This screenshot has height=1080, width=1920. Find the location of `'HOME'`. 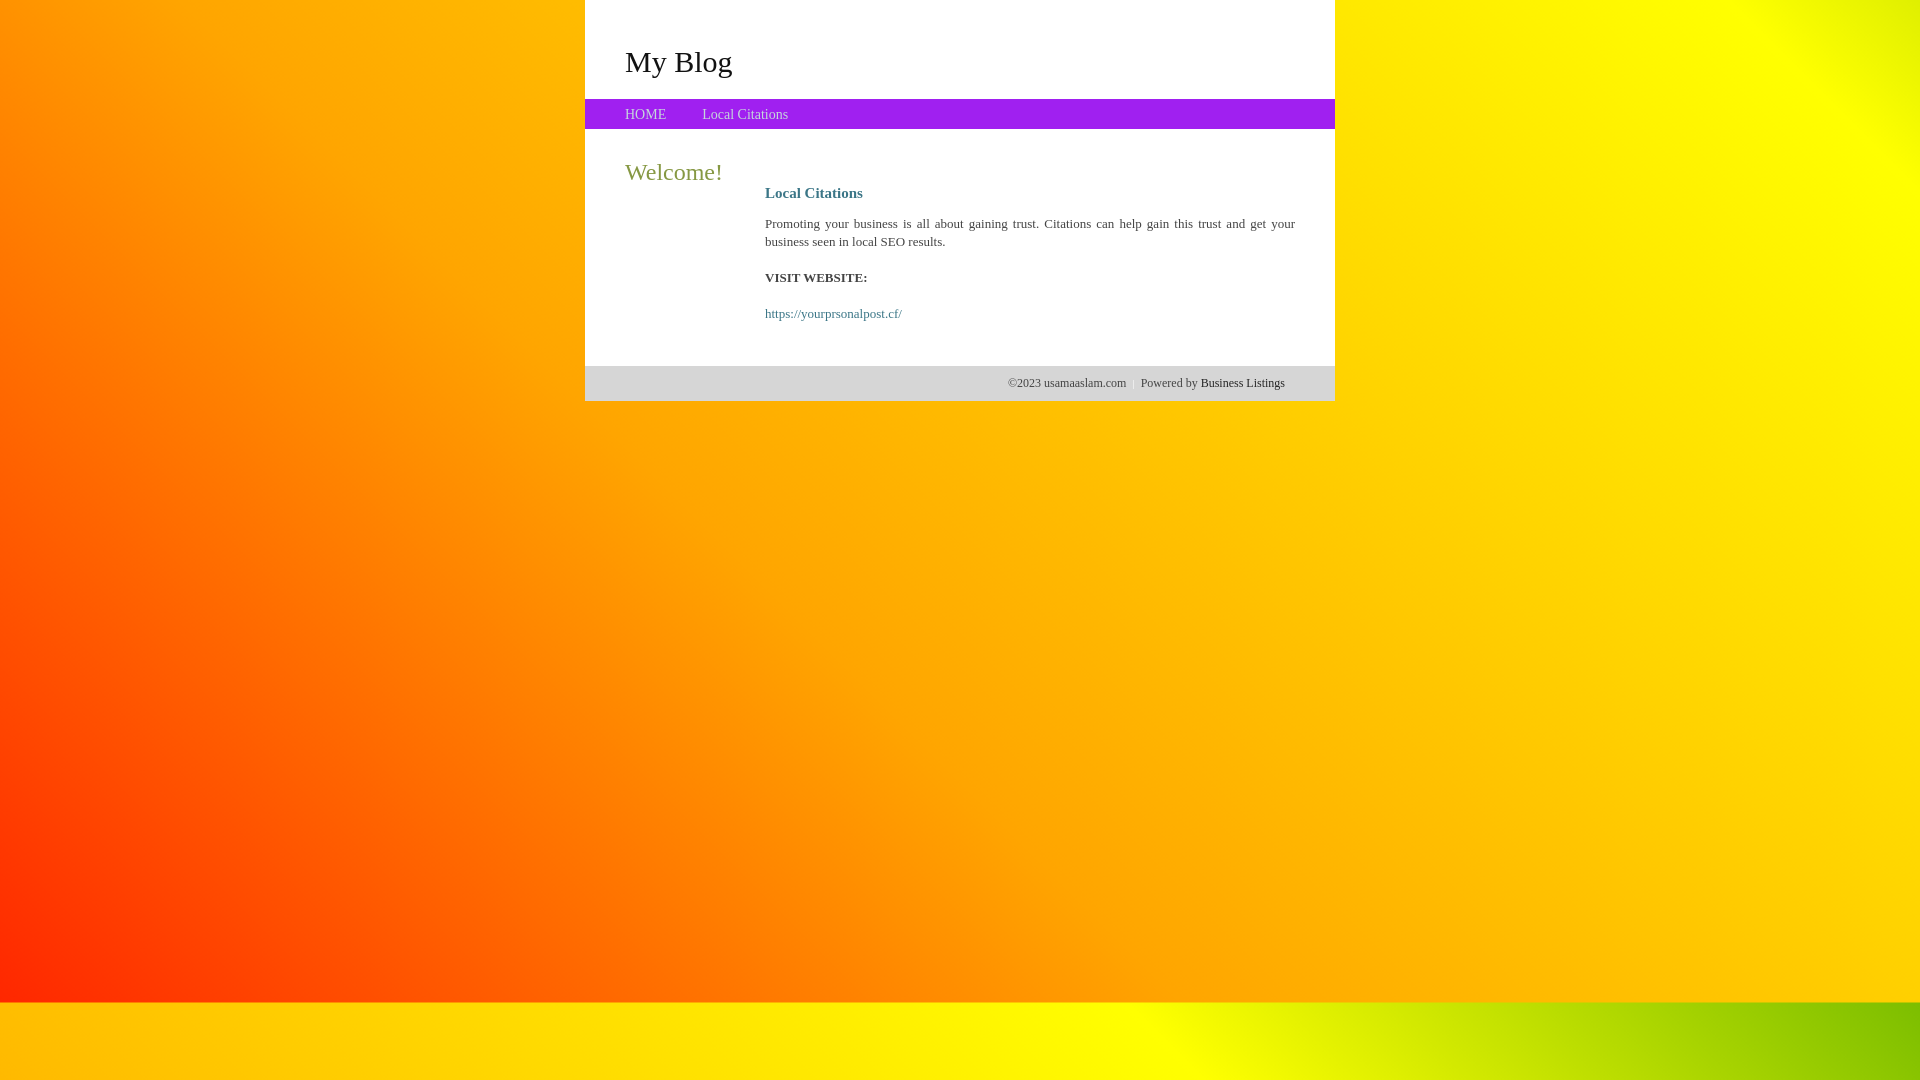

'HOME' is located at coordinates (645, 114).